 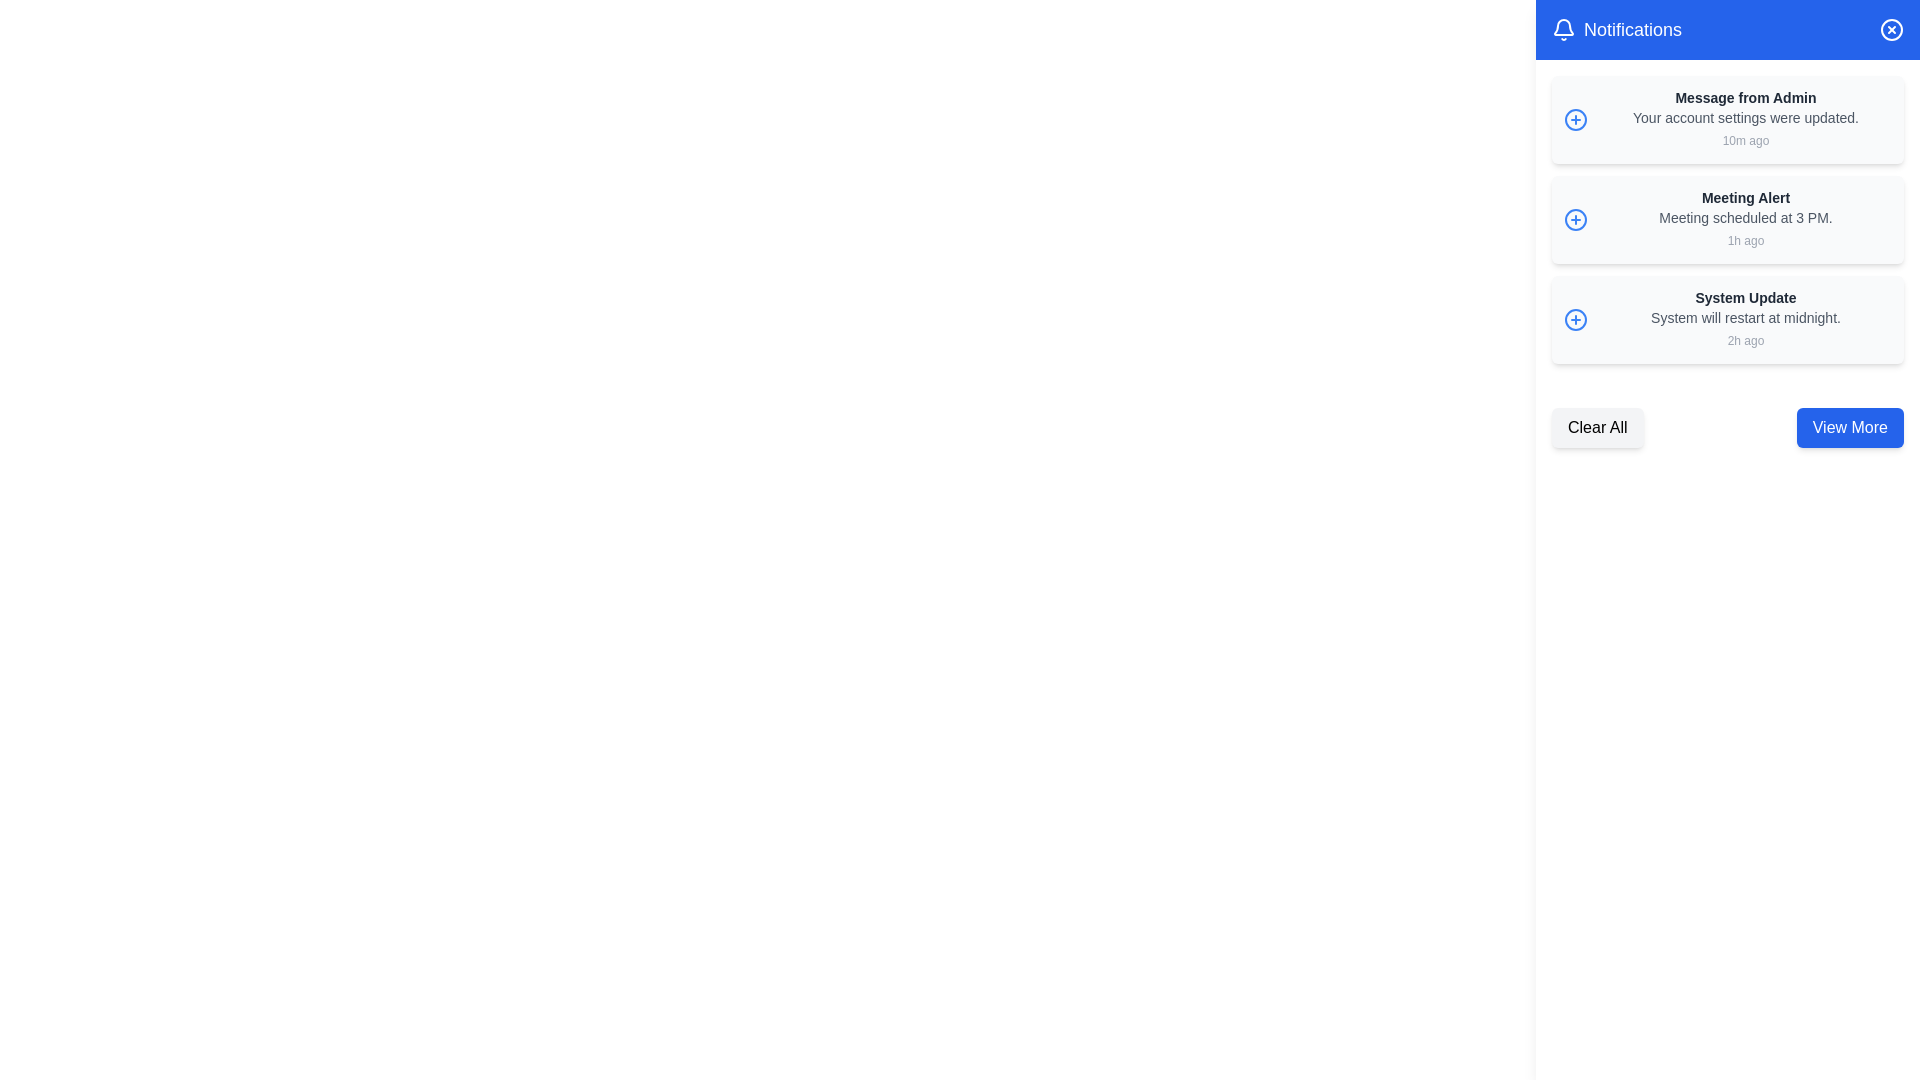 What do you see at coordinates (1745, 316) in the screenshot?
I see `the text line that reads 'System will restart at midnight.' located in the body of the notification about a 'System Update'` at bounding box center [1745, 316].